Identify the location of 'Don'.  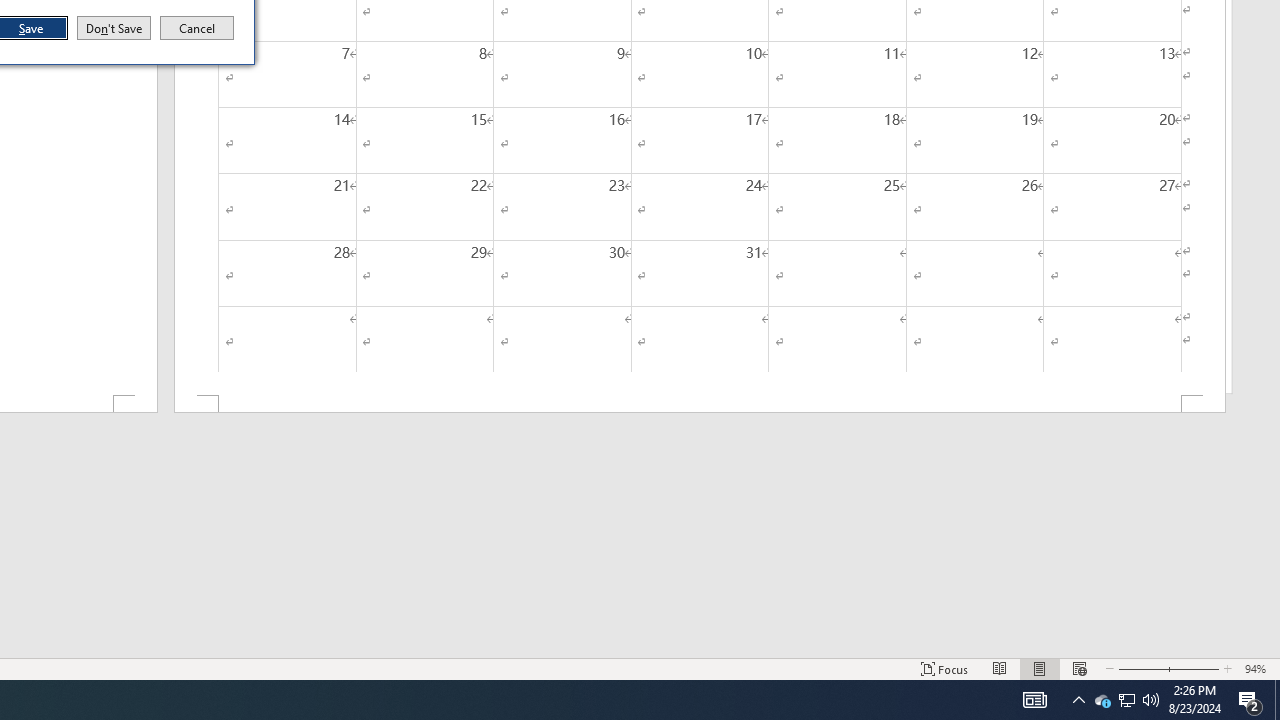
(112, 28).